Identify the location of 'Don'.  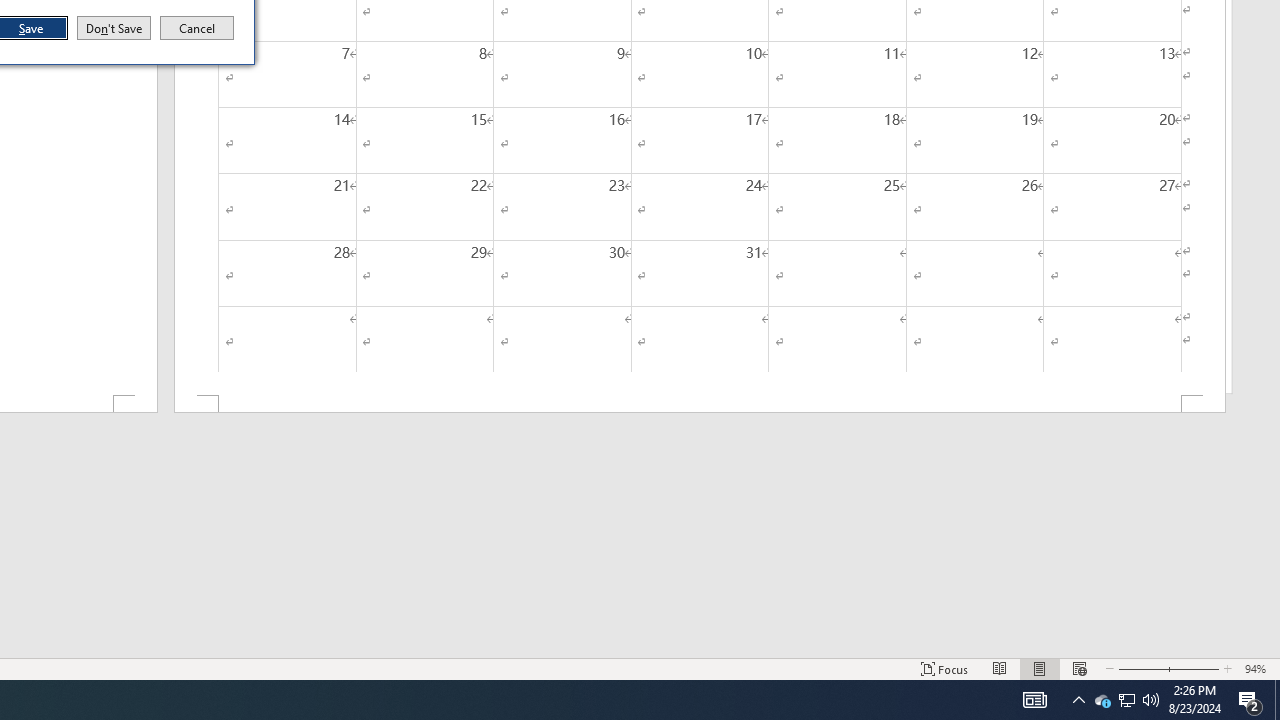
(112, 28).